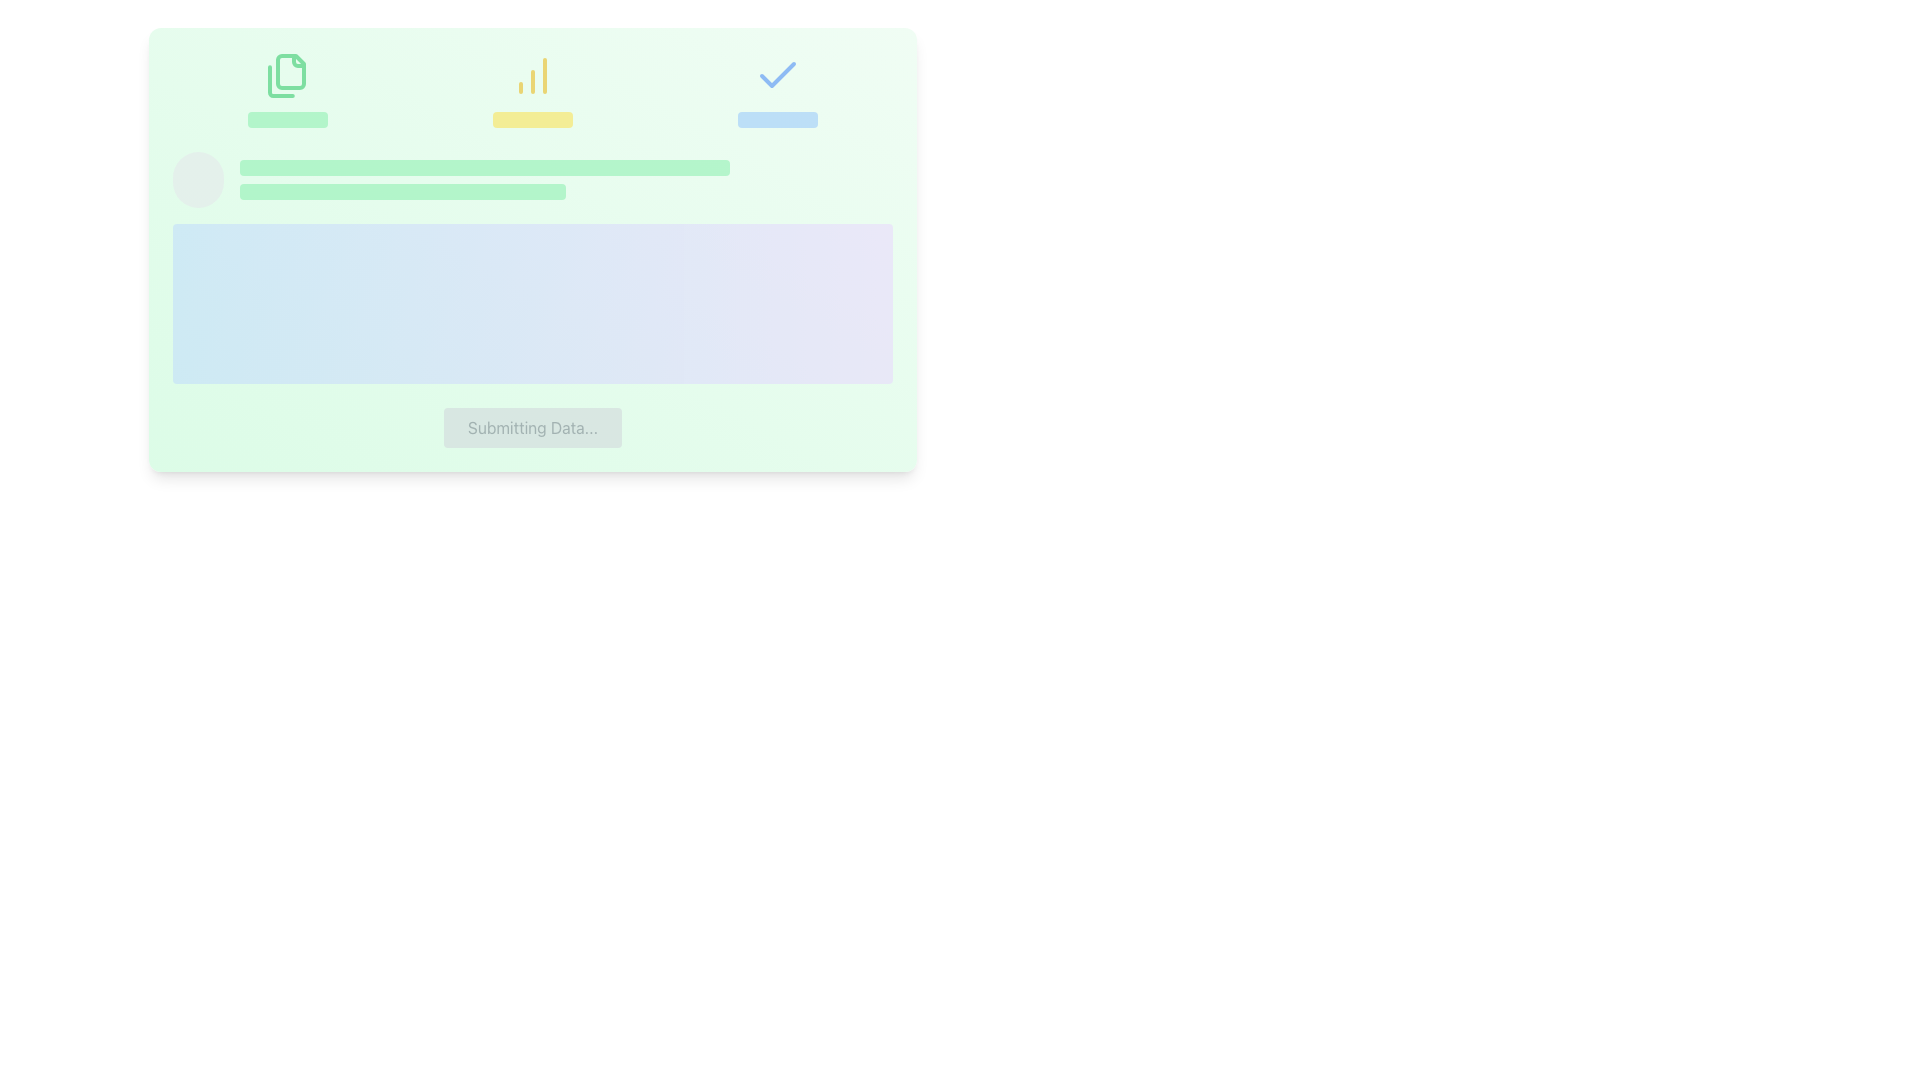 This screenshot has width=1920, height=1080. Describe the element at coordinates (532, 119) in the screenshot. I see `the bottommost decorative yellow rectangular bar element, which is the fifth component in a vertical layout, directly below a bar chart` at that location.